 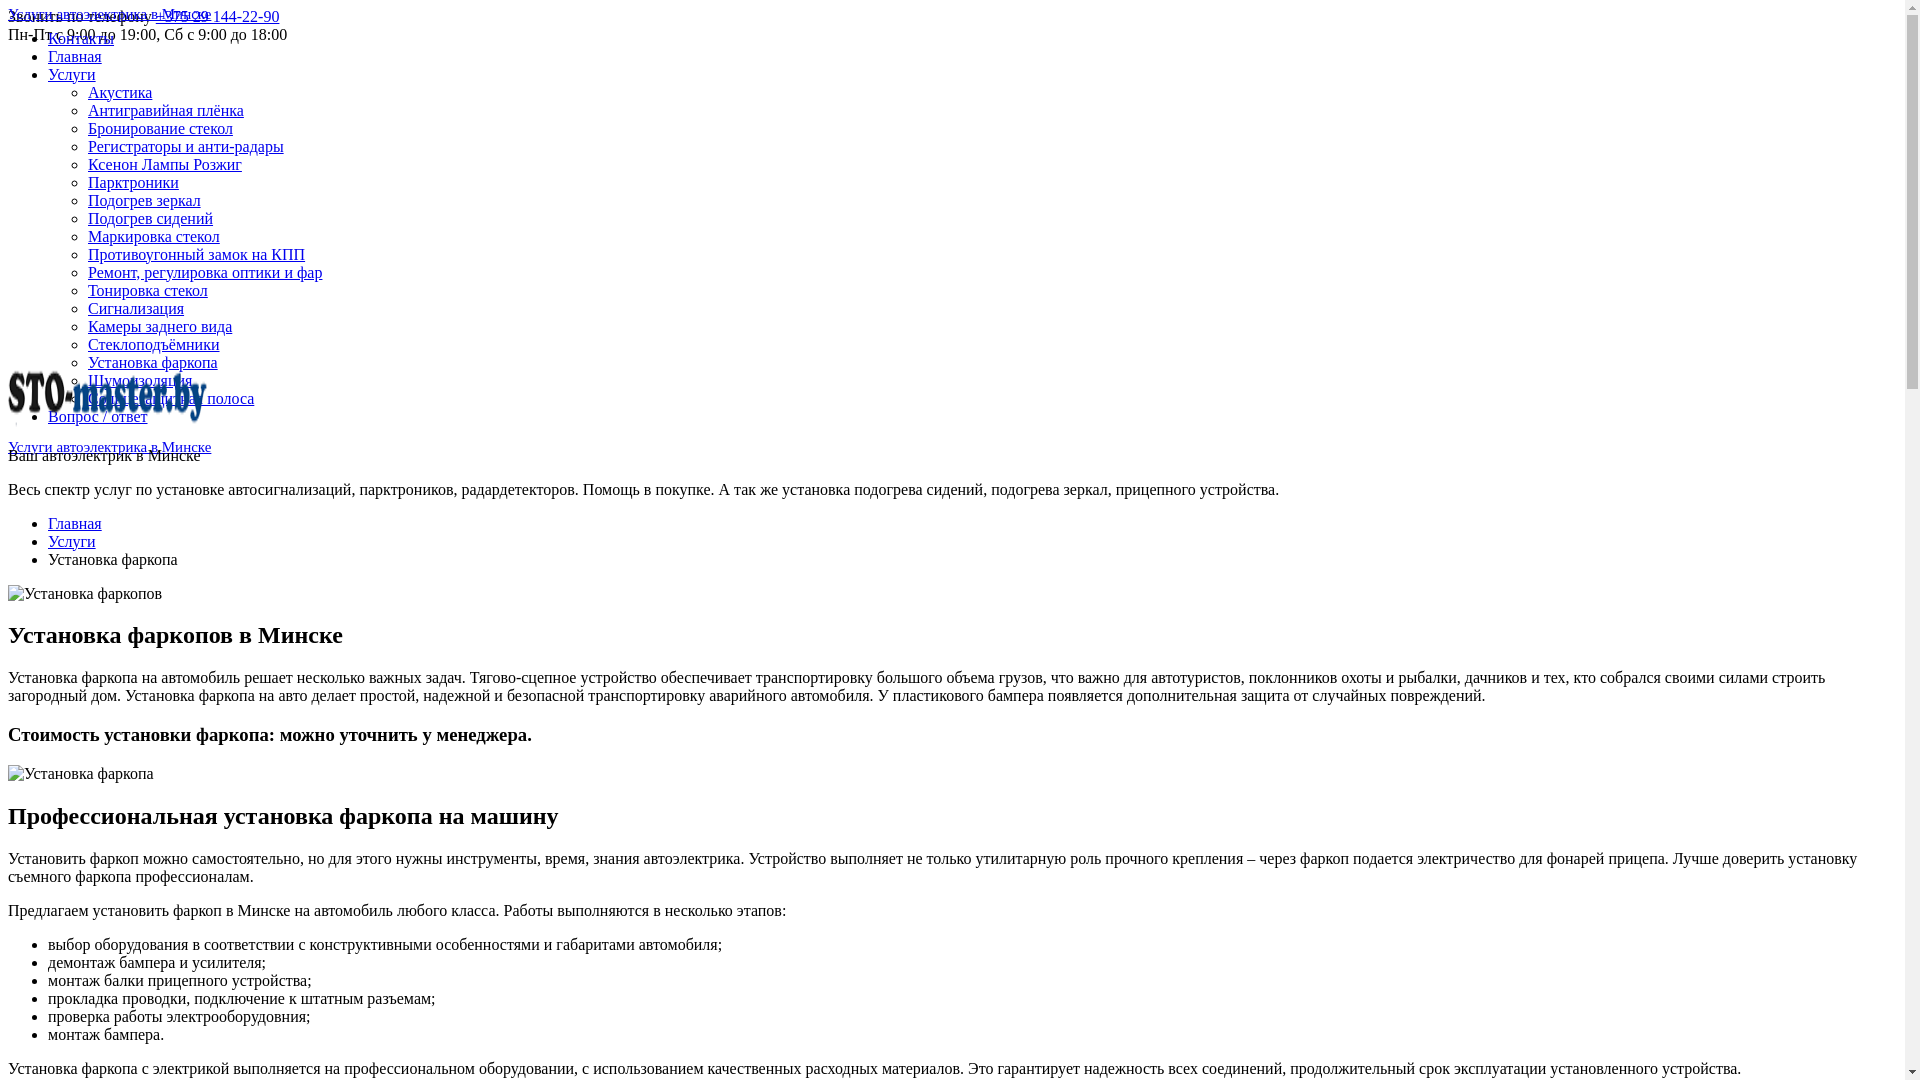 I want to click on '+375 29 144-22-90', so click(x=217, y=16).